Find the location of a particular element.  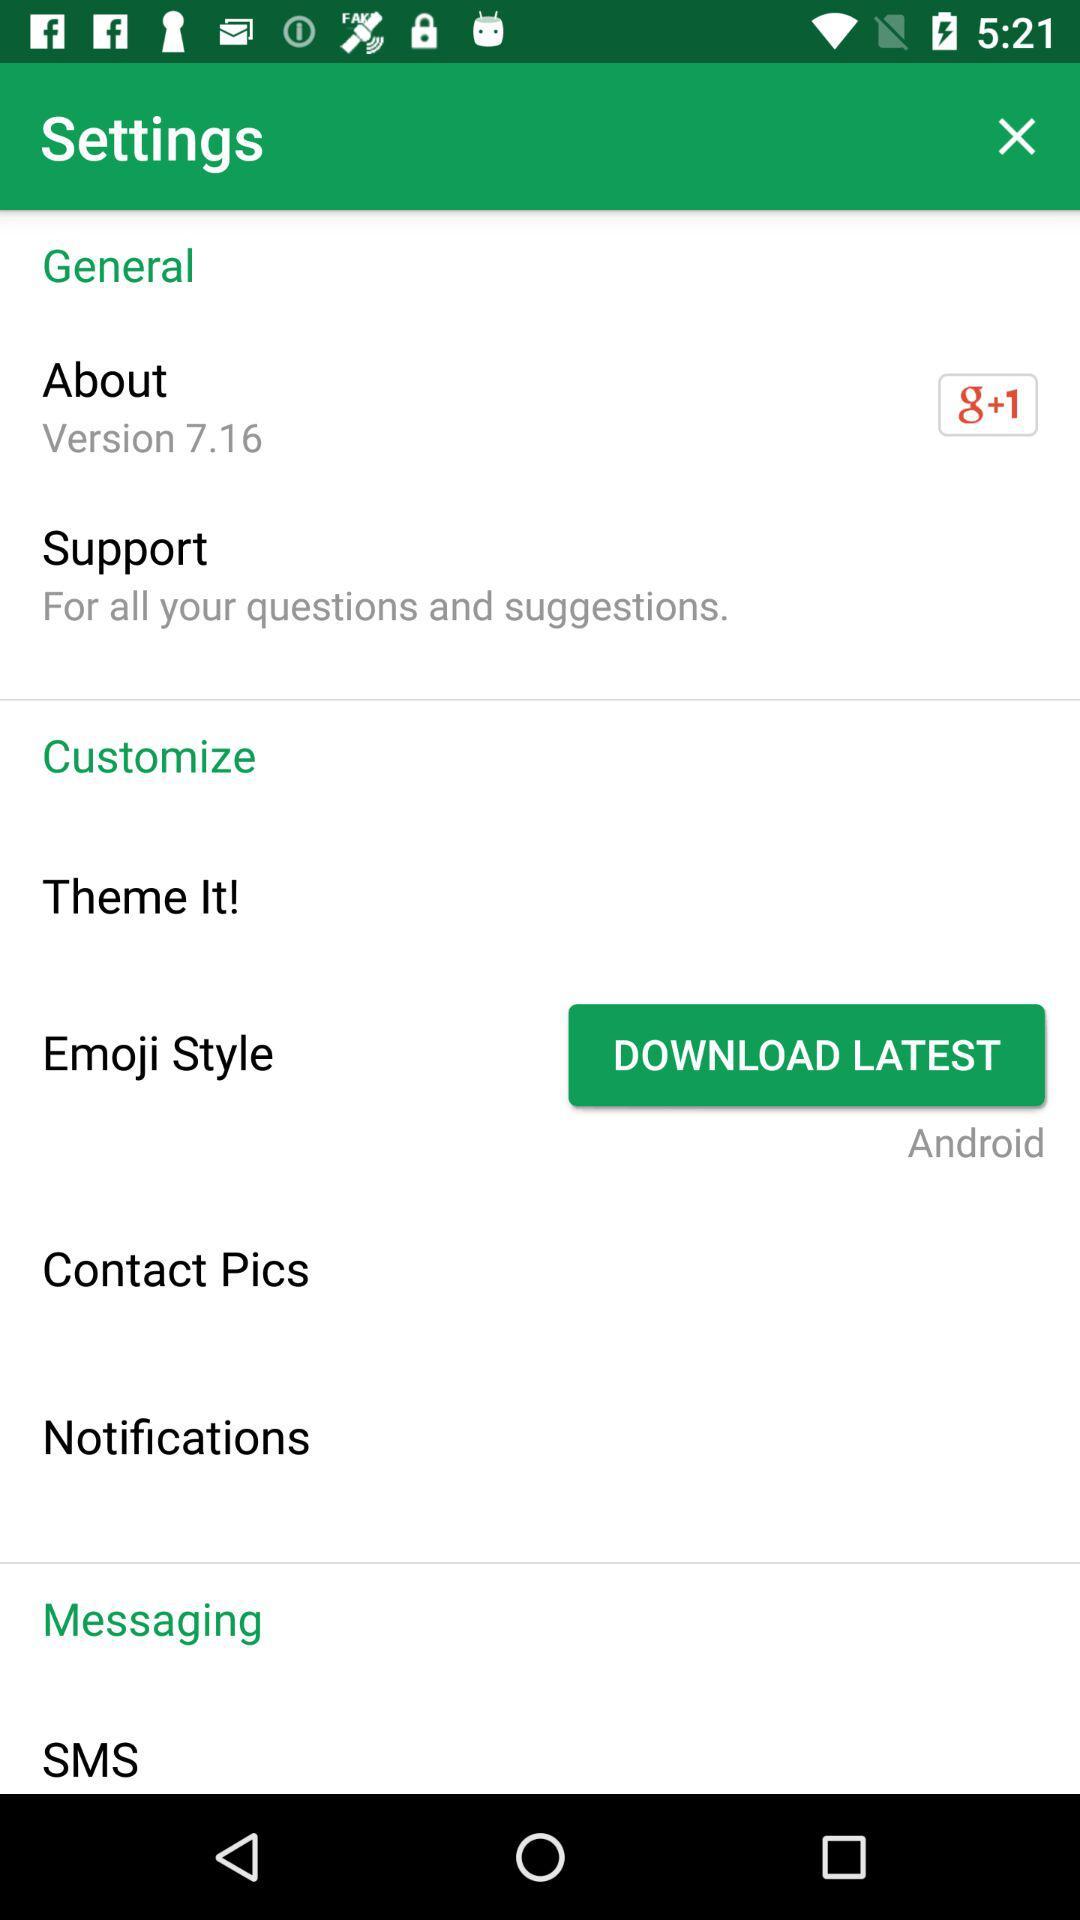

item above general icon is located at coordinates (1017, 135).